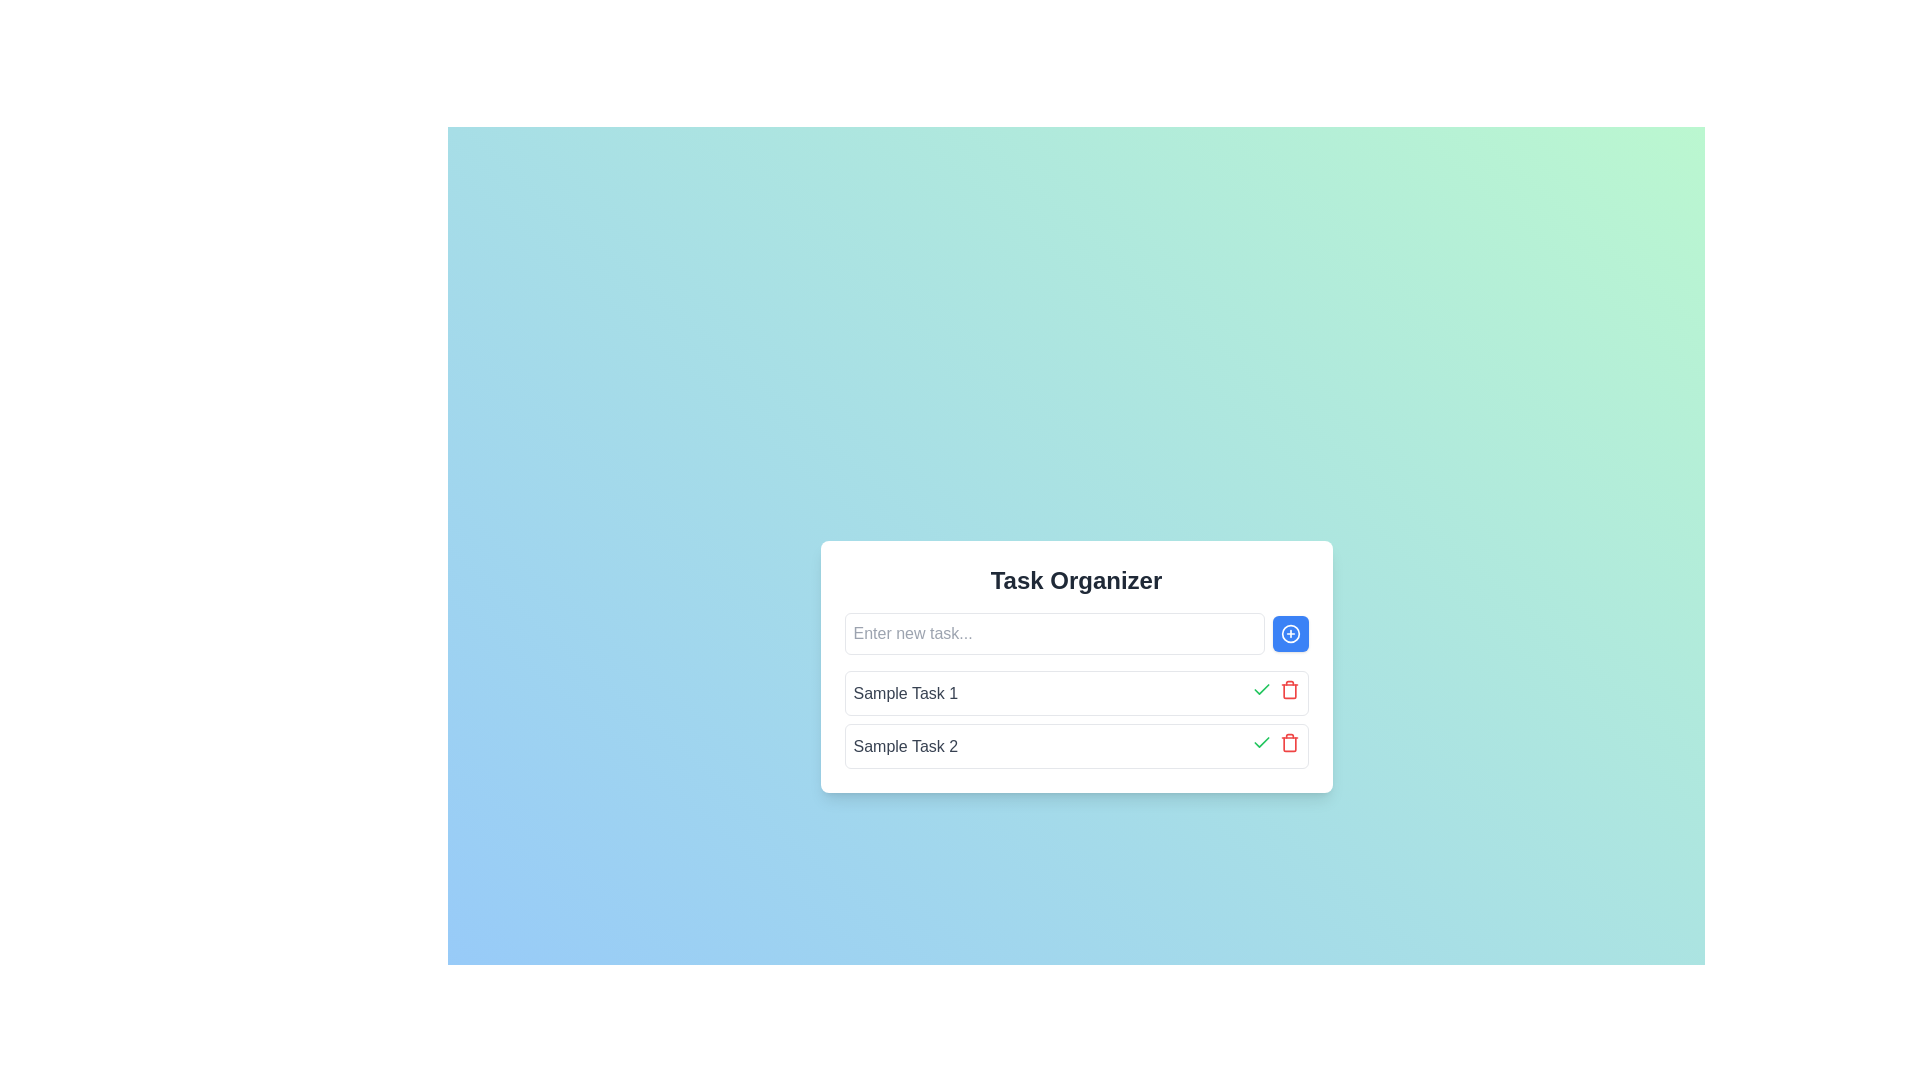  What do you see at coordinates (1274, 746) in the screenshot?
I see `the green checkmark button located to the far right of the row containing 'Sample Task 2' to mark the task as complete` at bounding box center [1274, 746].